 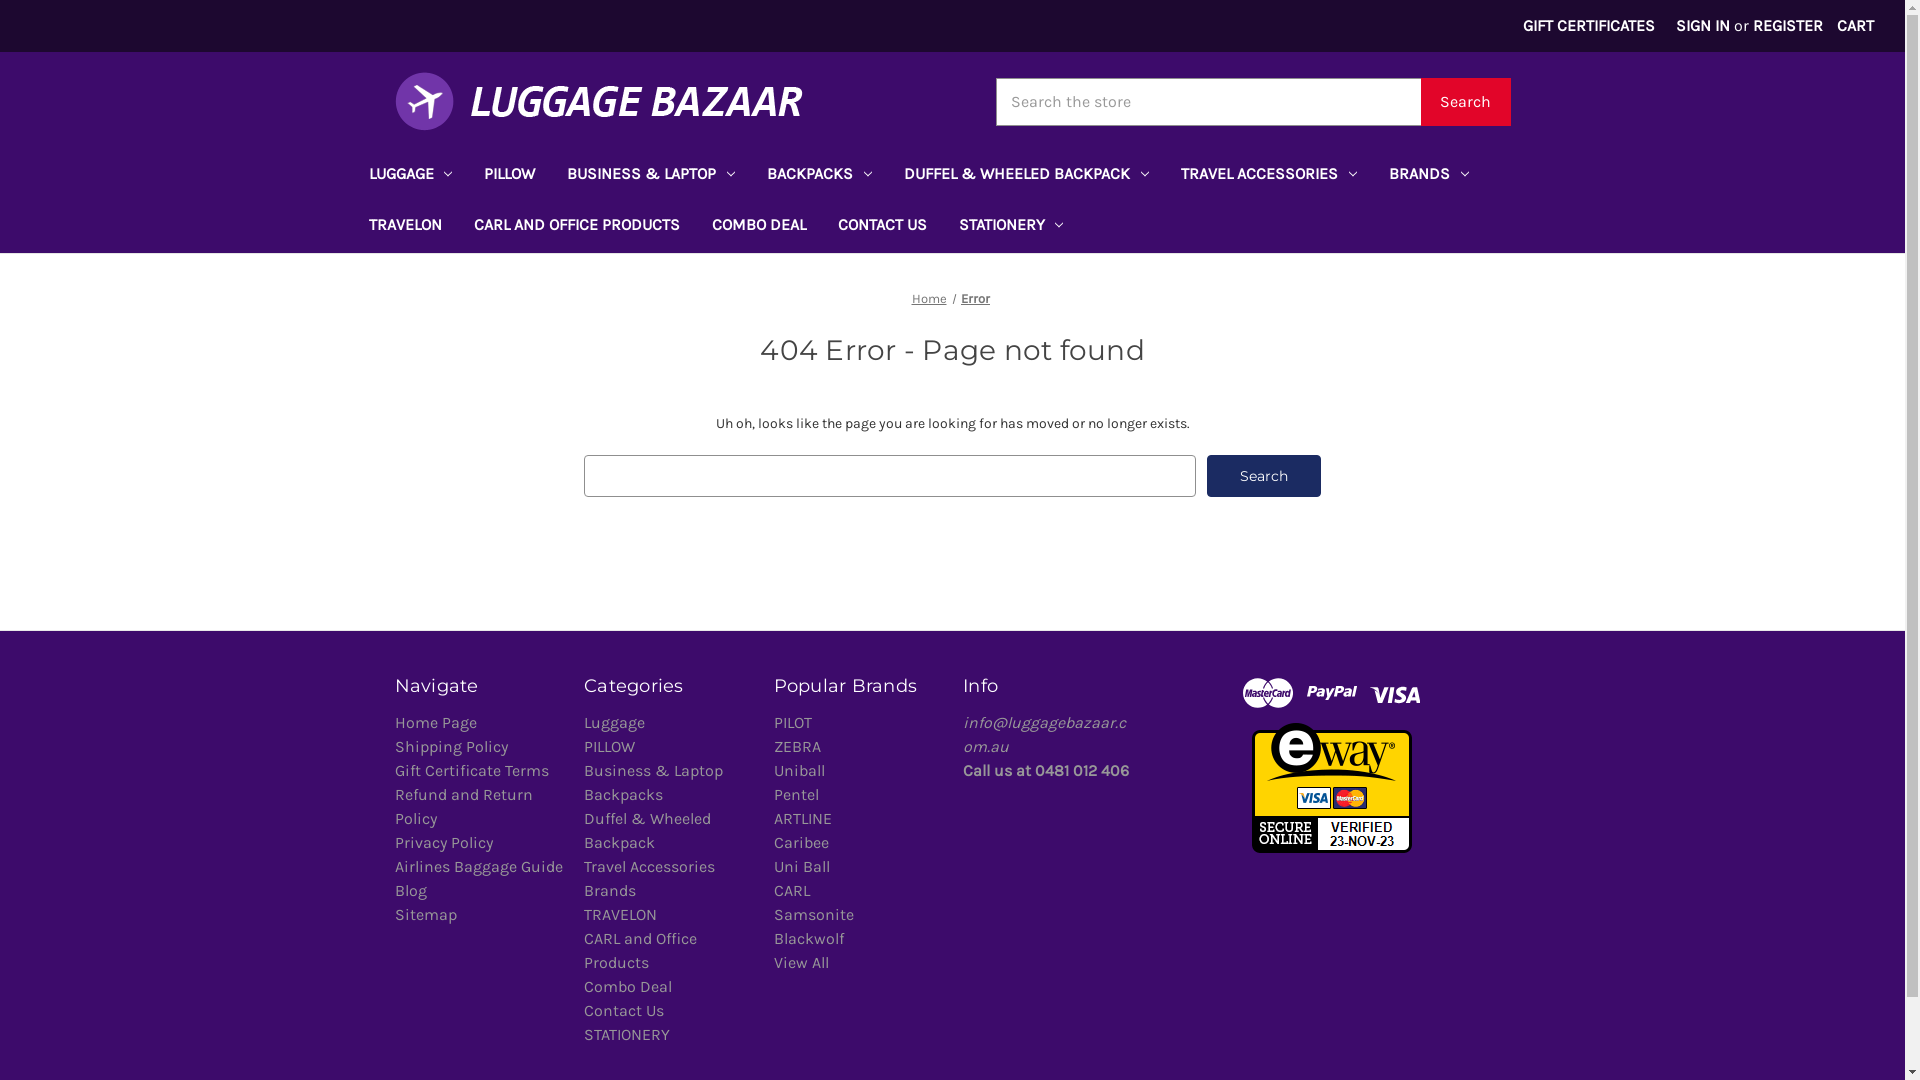 What do you see at coordinates (647, 830) in the screenshot?
I see `'Duffel & Wheeled Backpack'` at bounding box center [647, 830].